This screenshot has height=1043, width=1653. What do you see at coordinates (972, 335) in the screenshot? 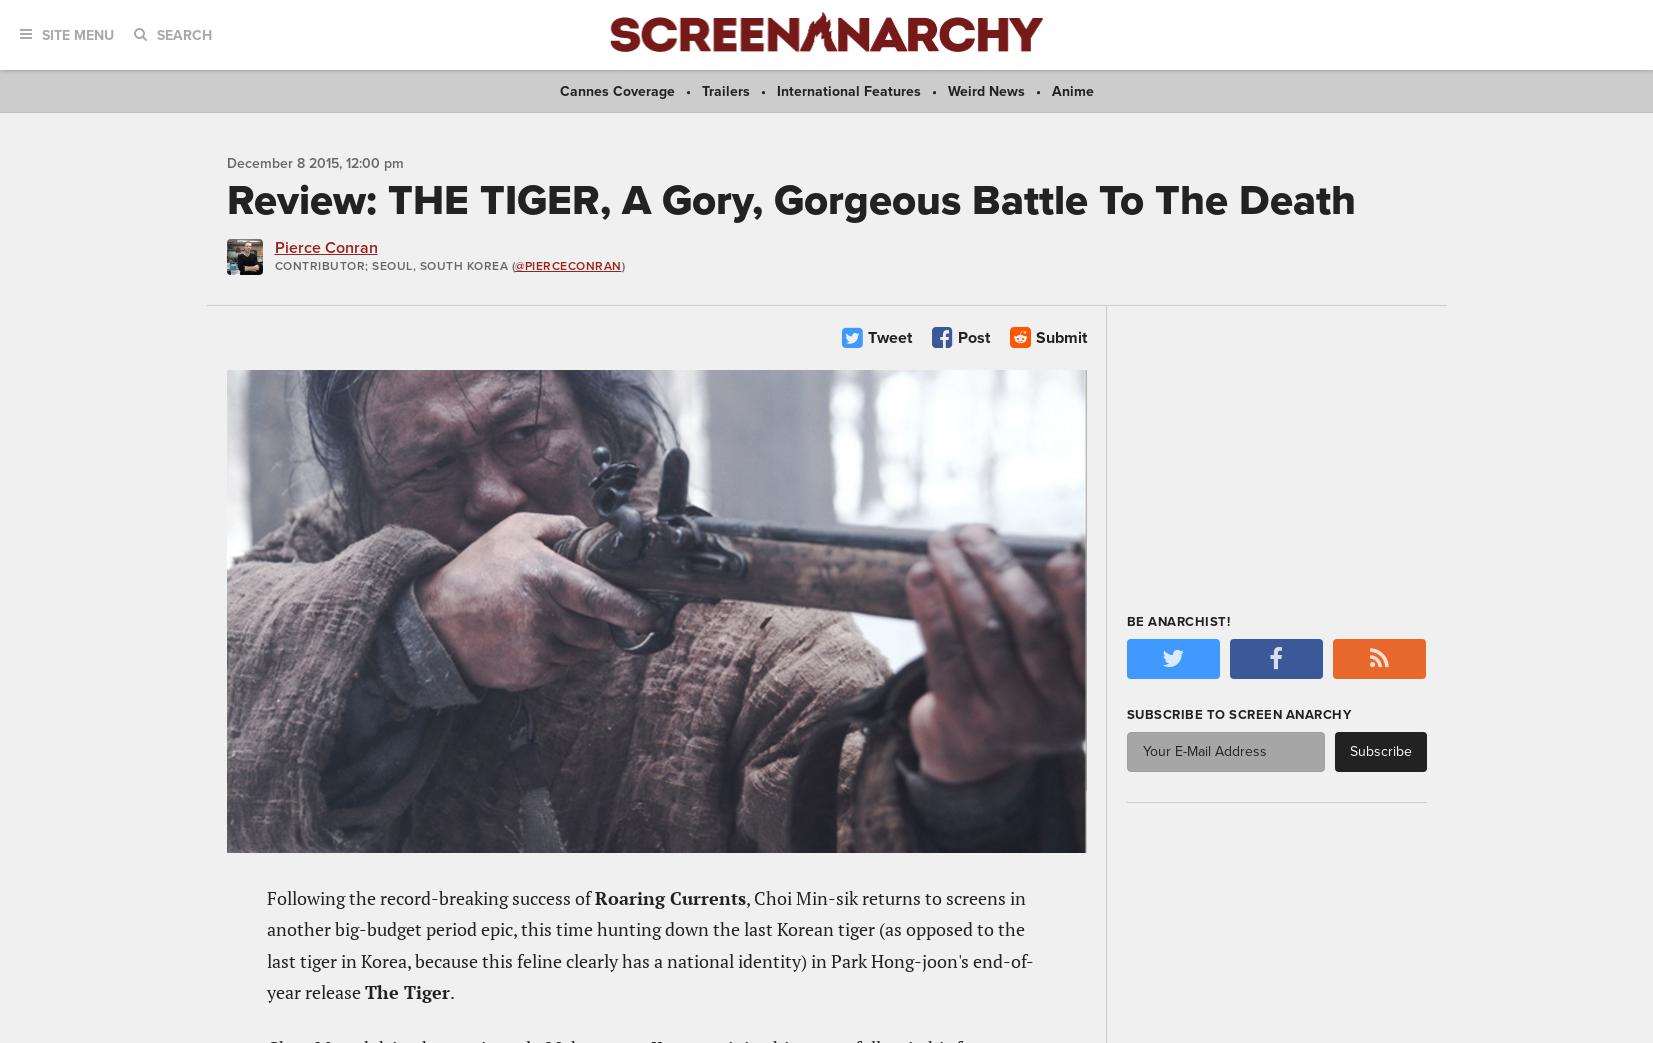
I see `'Post'` at bounding box center [972, 335].